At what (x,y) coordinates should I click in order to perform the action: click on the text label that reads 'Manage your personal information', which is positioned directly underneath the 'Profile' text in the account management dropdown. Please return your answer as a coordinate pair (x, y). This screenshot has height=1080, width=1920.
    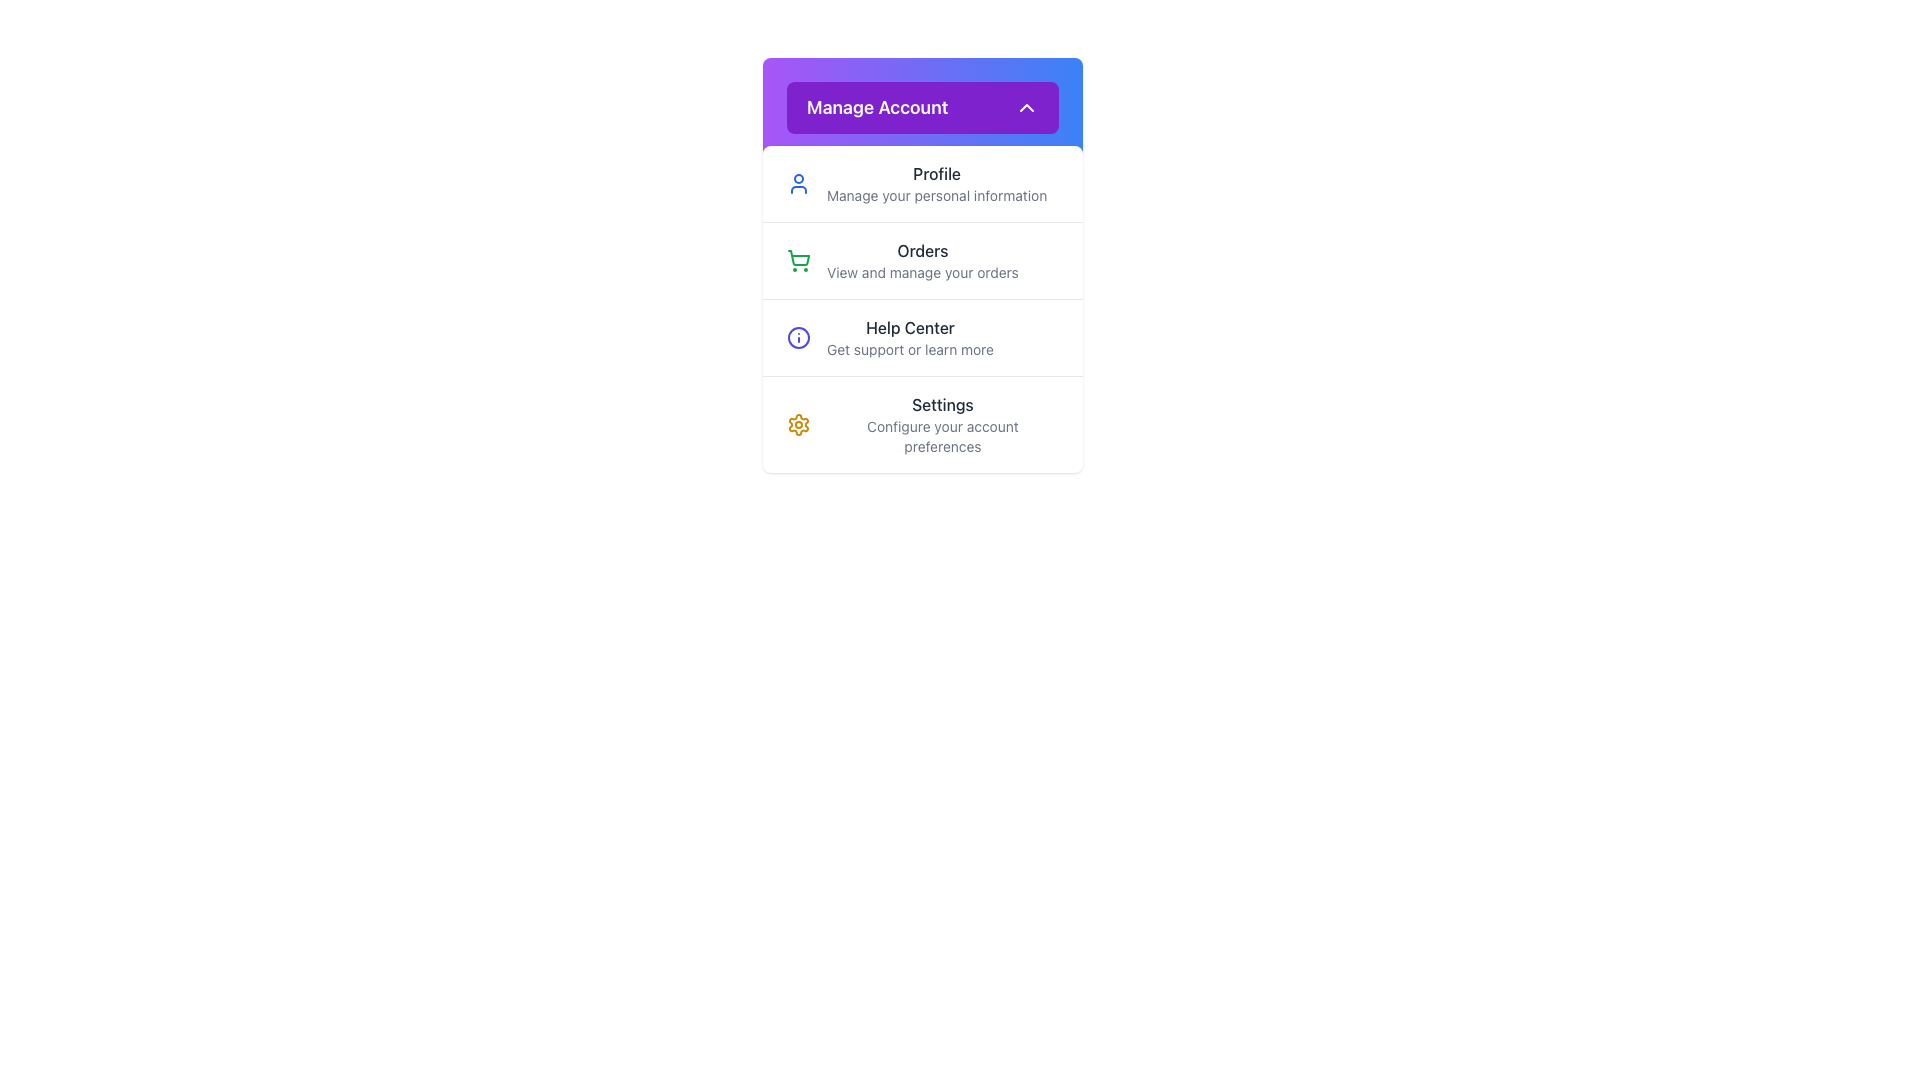
    Looking at the image, I should click on (936, 196).